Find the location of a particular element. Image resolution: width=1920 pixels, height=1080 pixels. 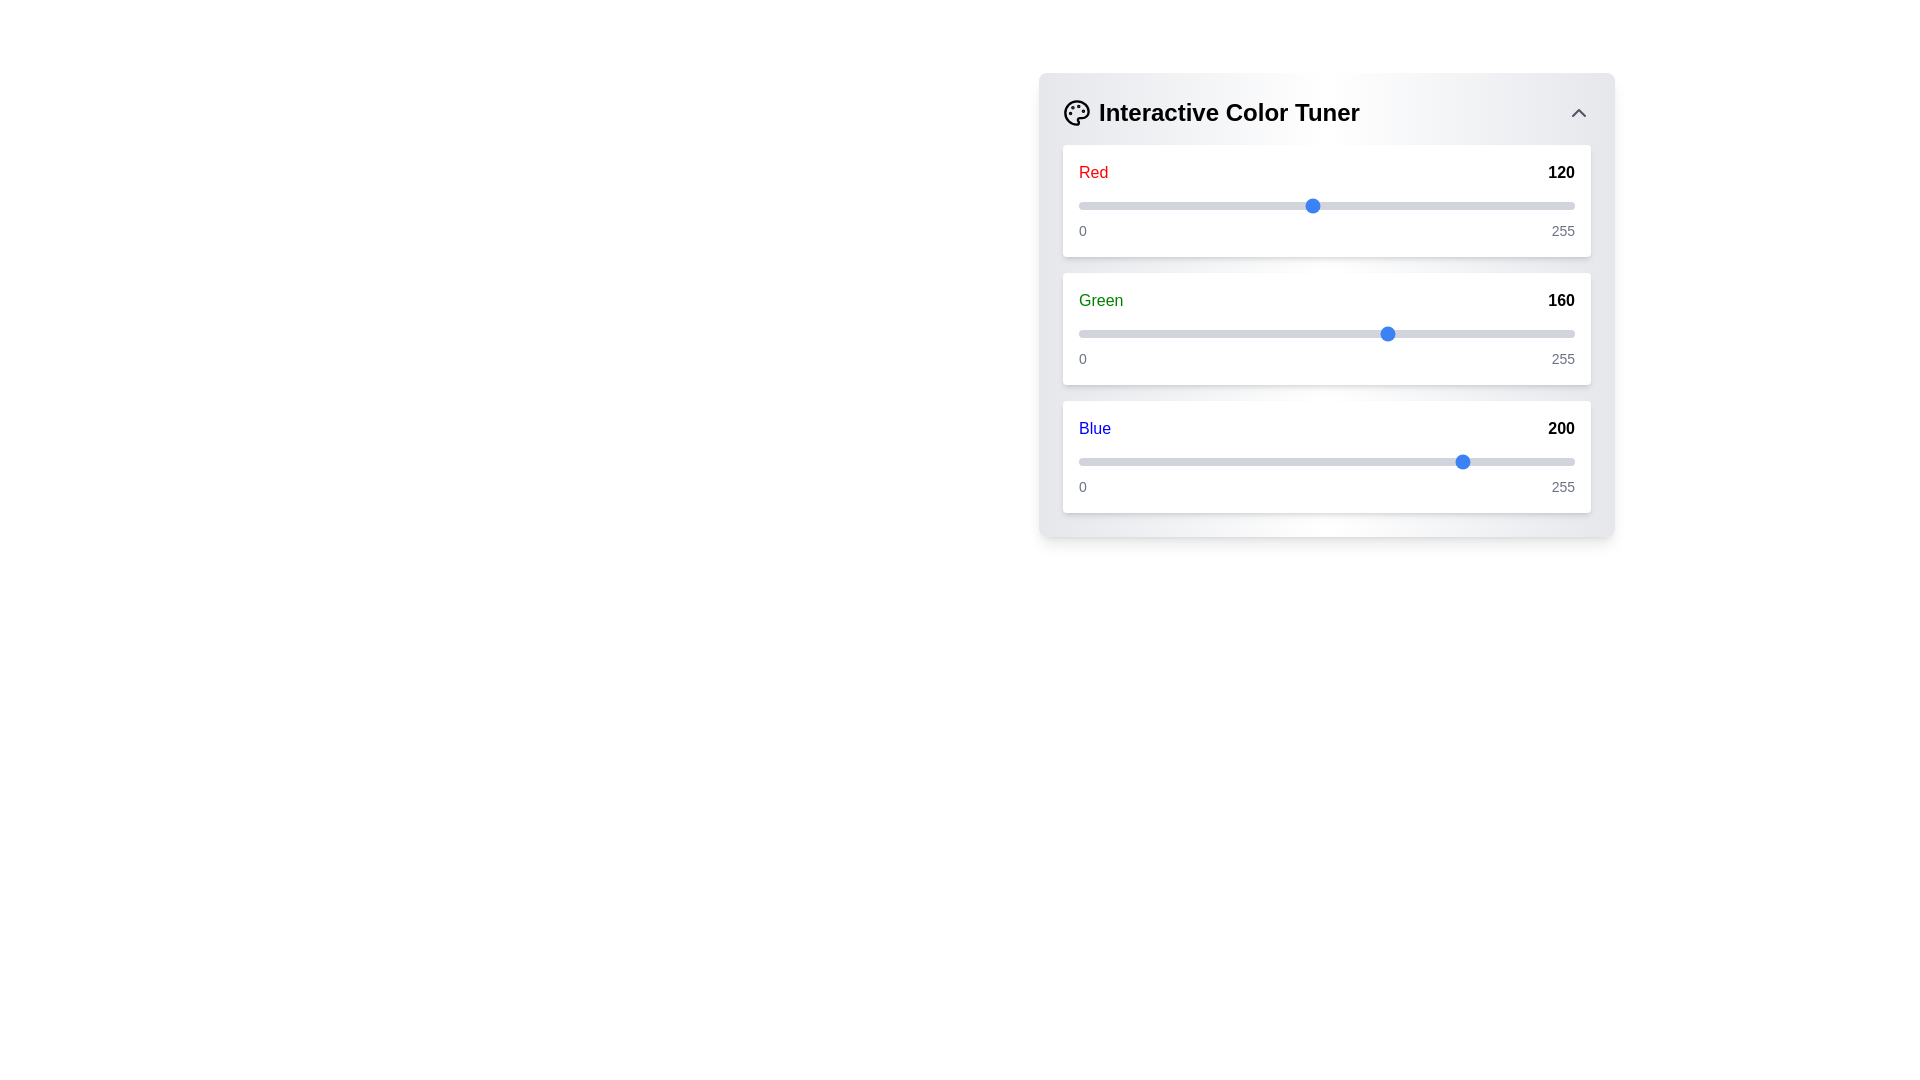

the green component value is located at coordinates (1184, 333).